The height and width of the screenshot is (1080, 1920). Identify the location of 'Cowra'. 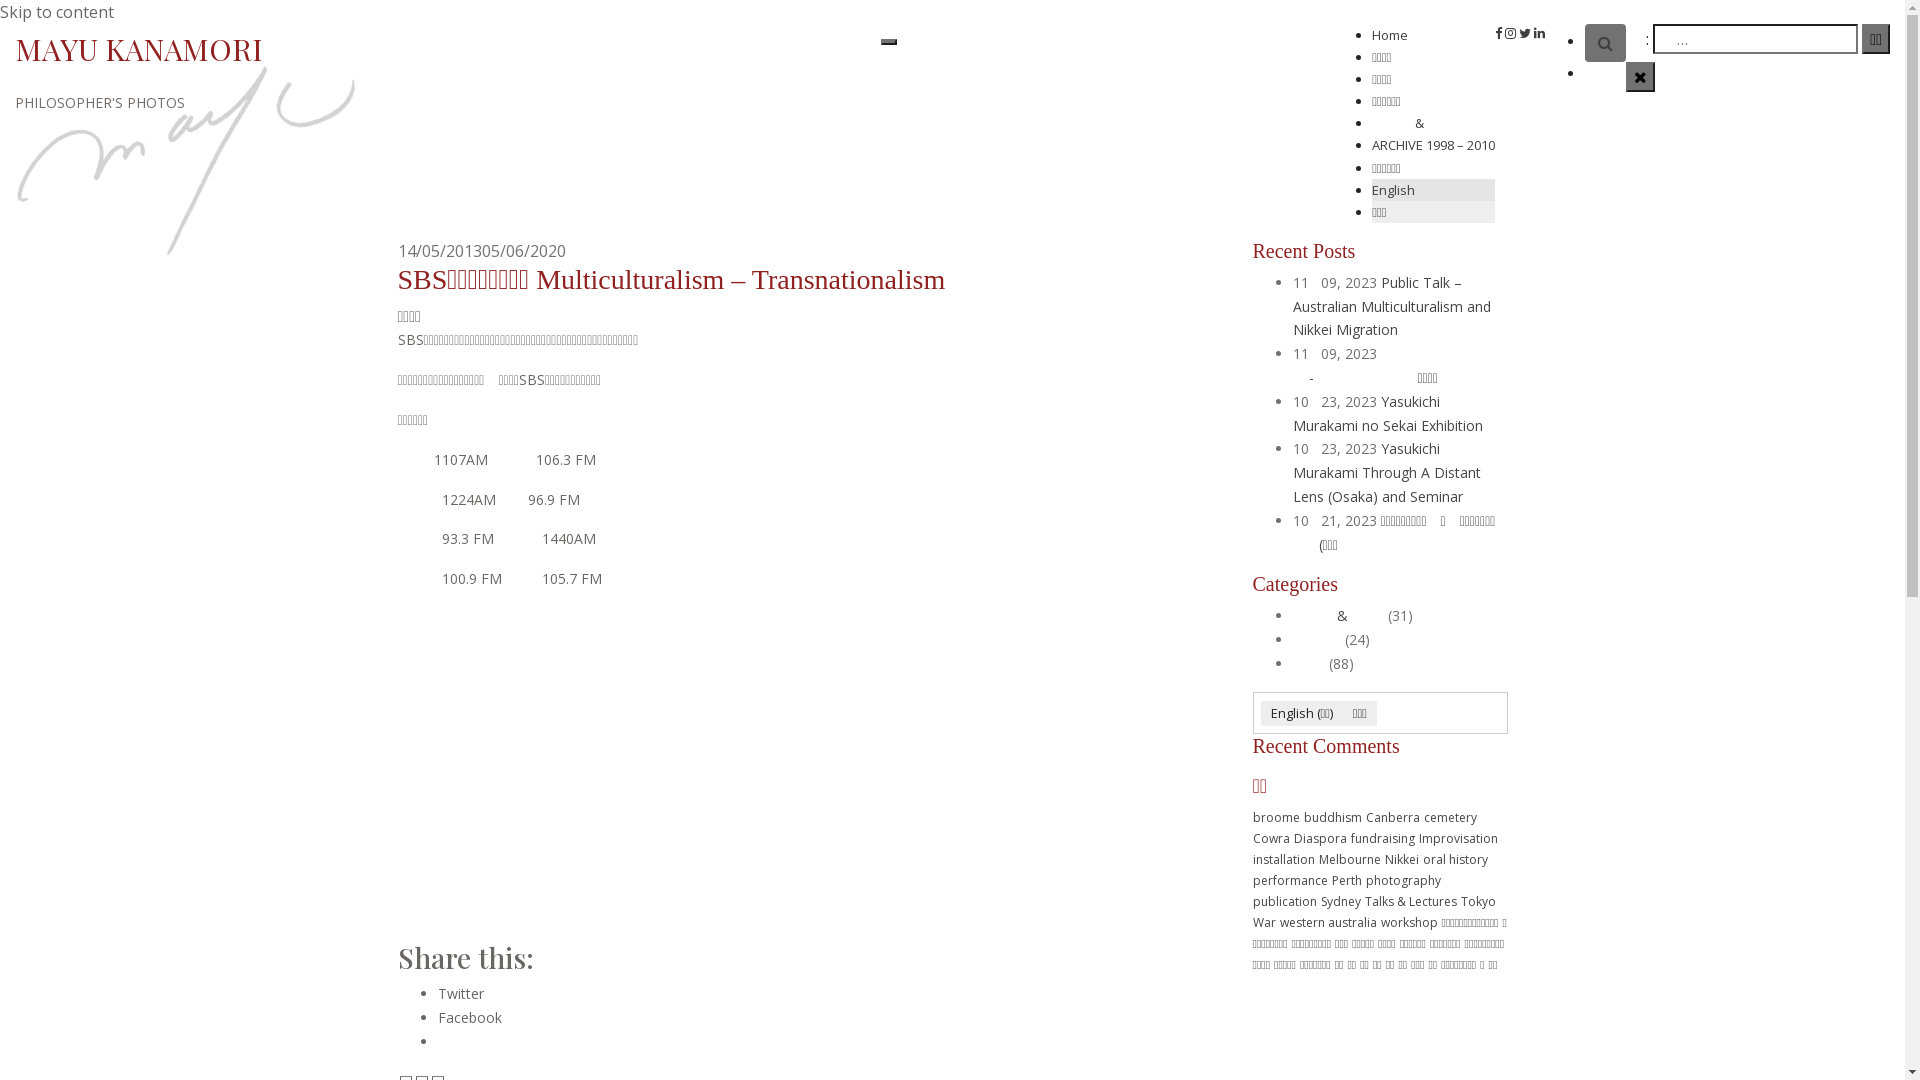
(1269, 838).